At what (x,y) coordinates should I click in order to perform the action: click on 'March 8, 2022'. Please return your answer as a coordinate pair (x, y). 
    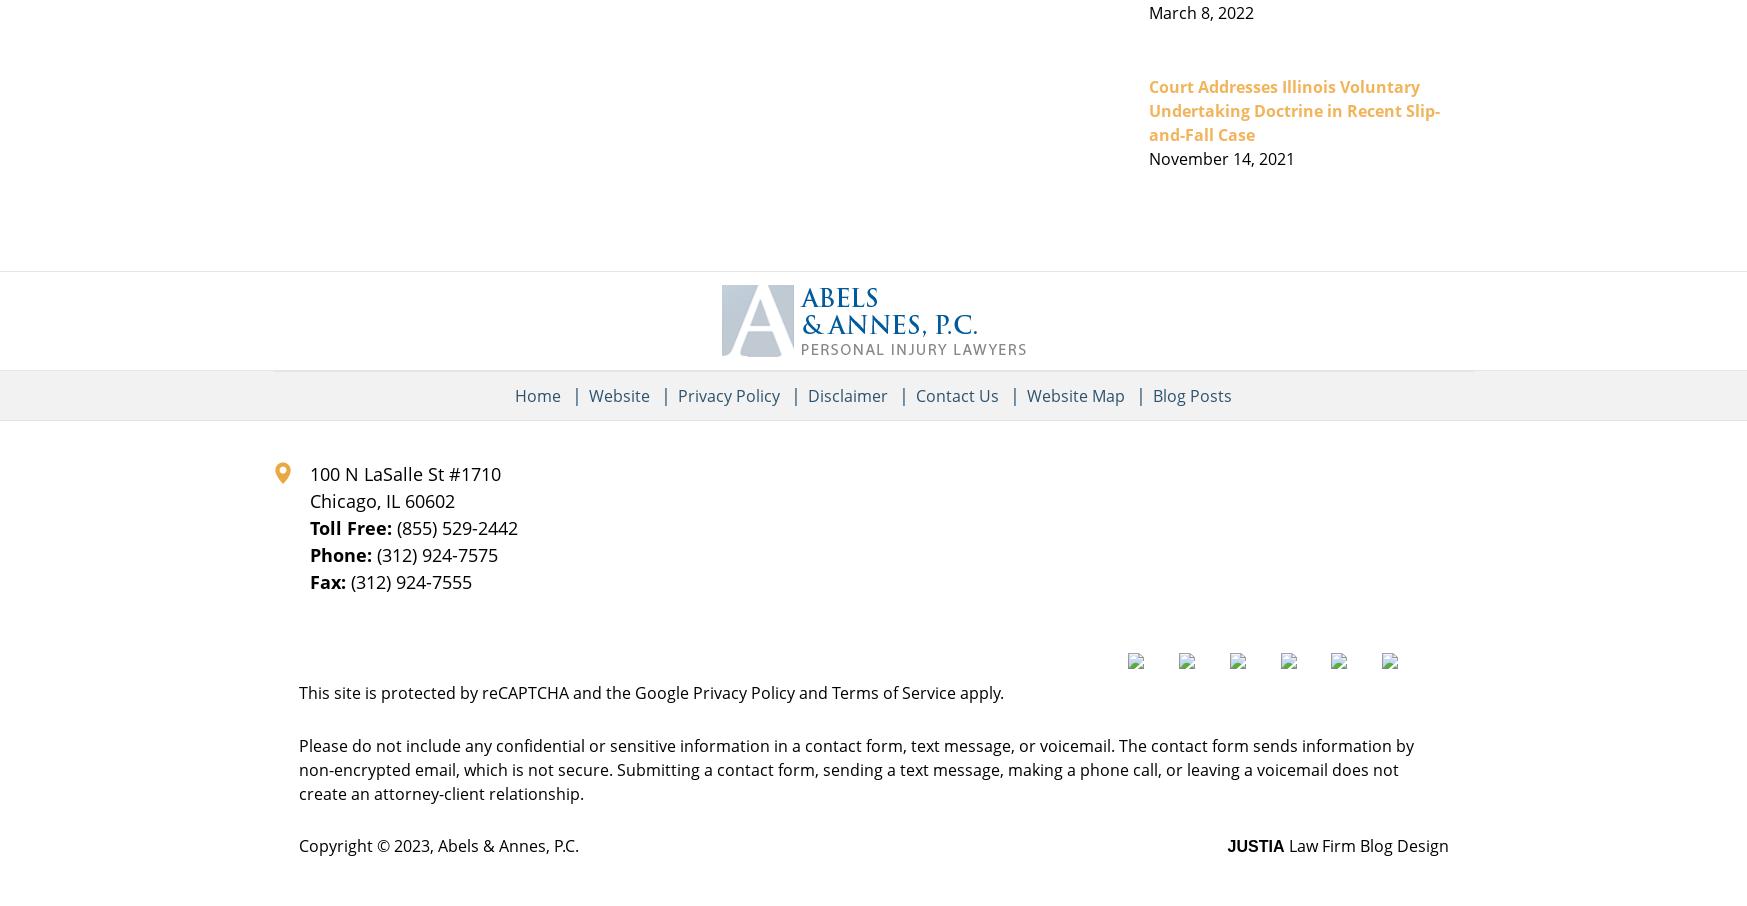
    Looking at the image, I should click on (1200, 10).